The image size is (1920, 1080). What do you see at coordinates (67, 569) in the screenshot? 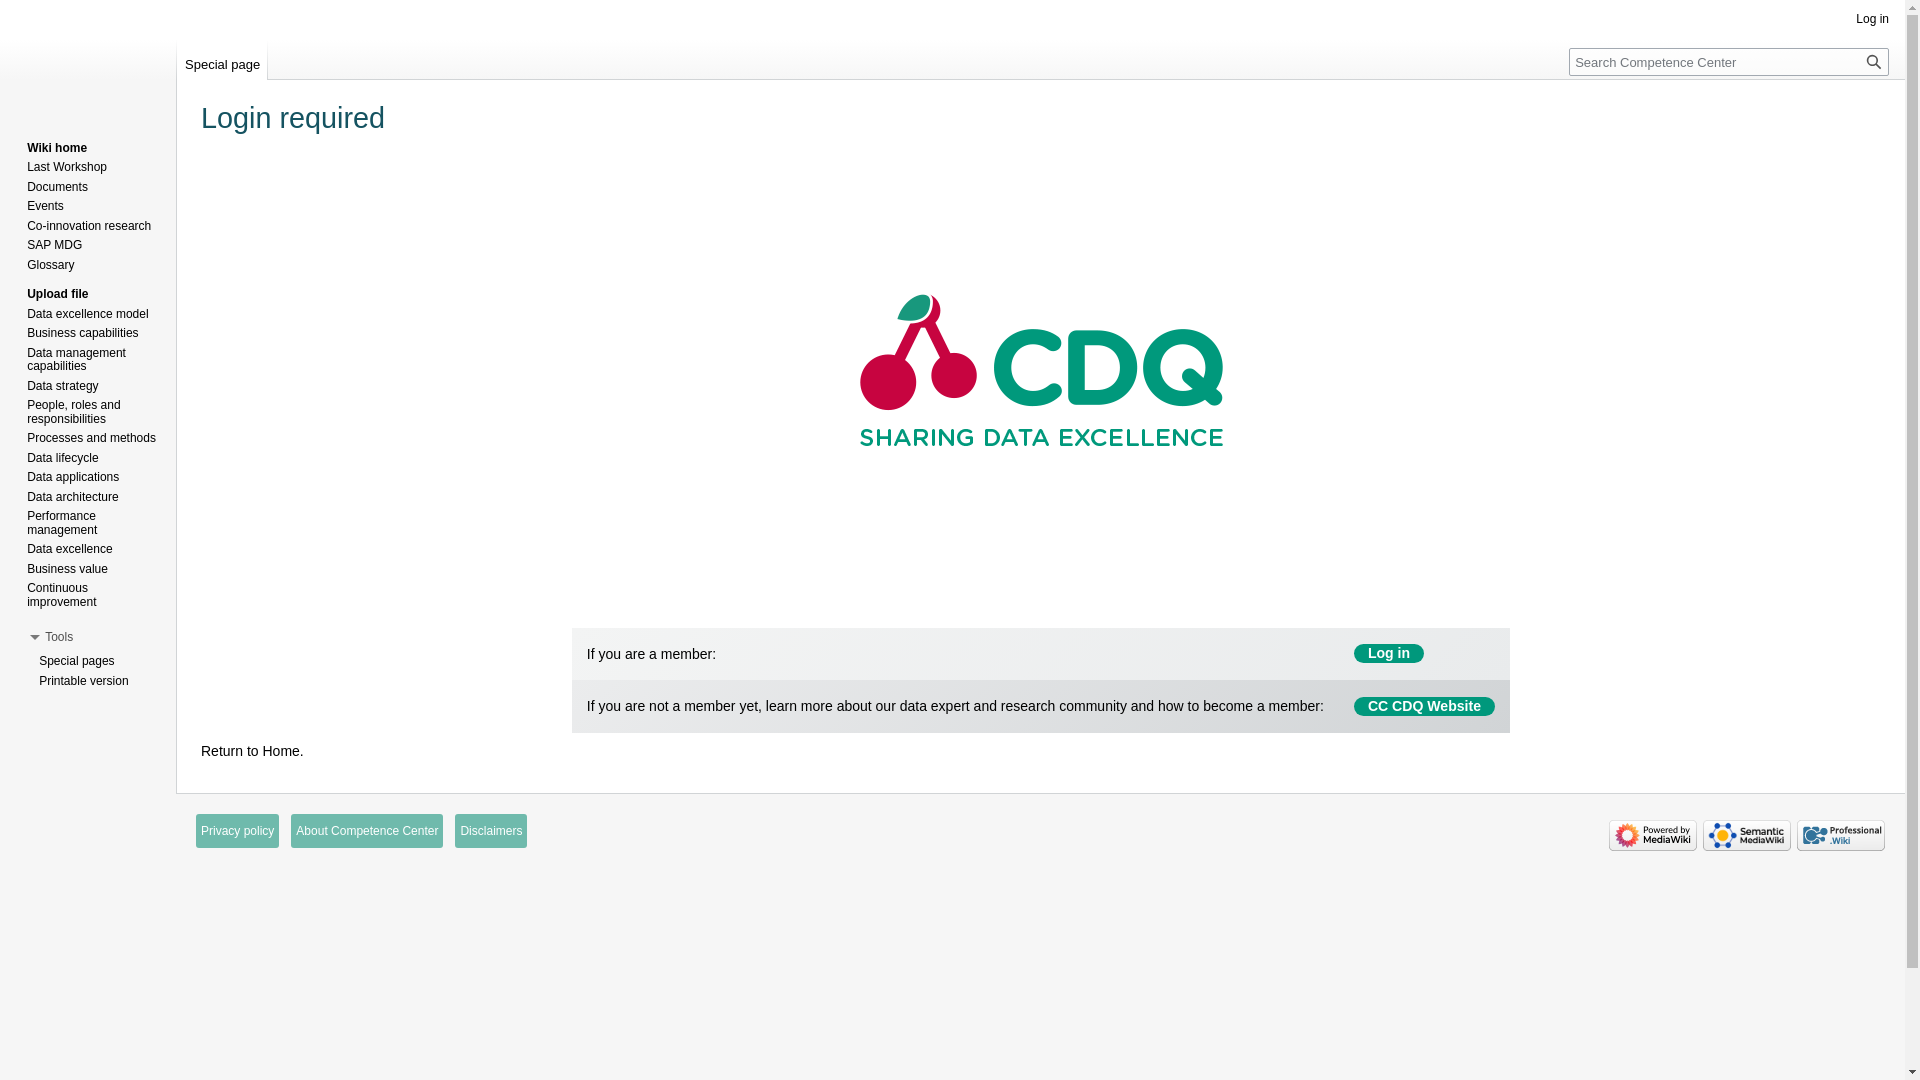
I see `'Business value'` at bounding box center [67, 569].